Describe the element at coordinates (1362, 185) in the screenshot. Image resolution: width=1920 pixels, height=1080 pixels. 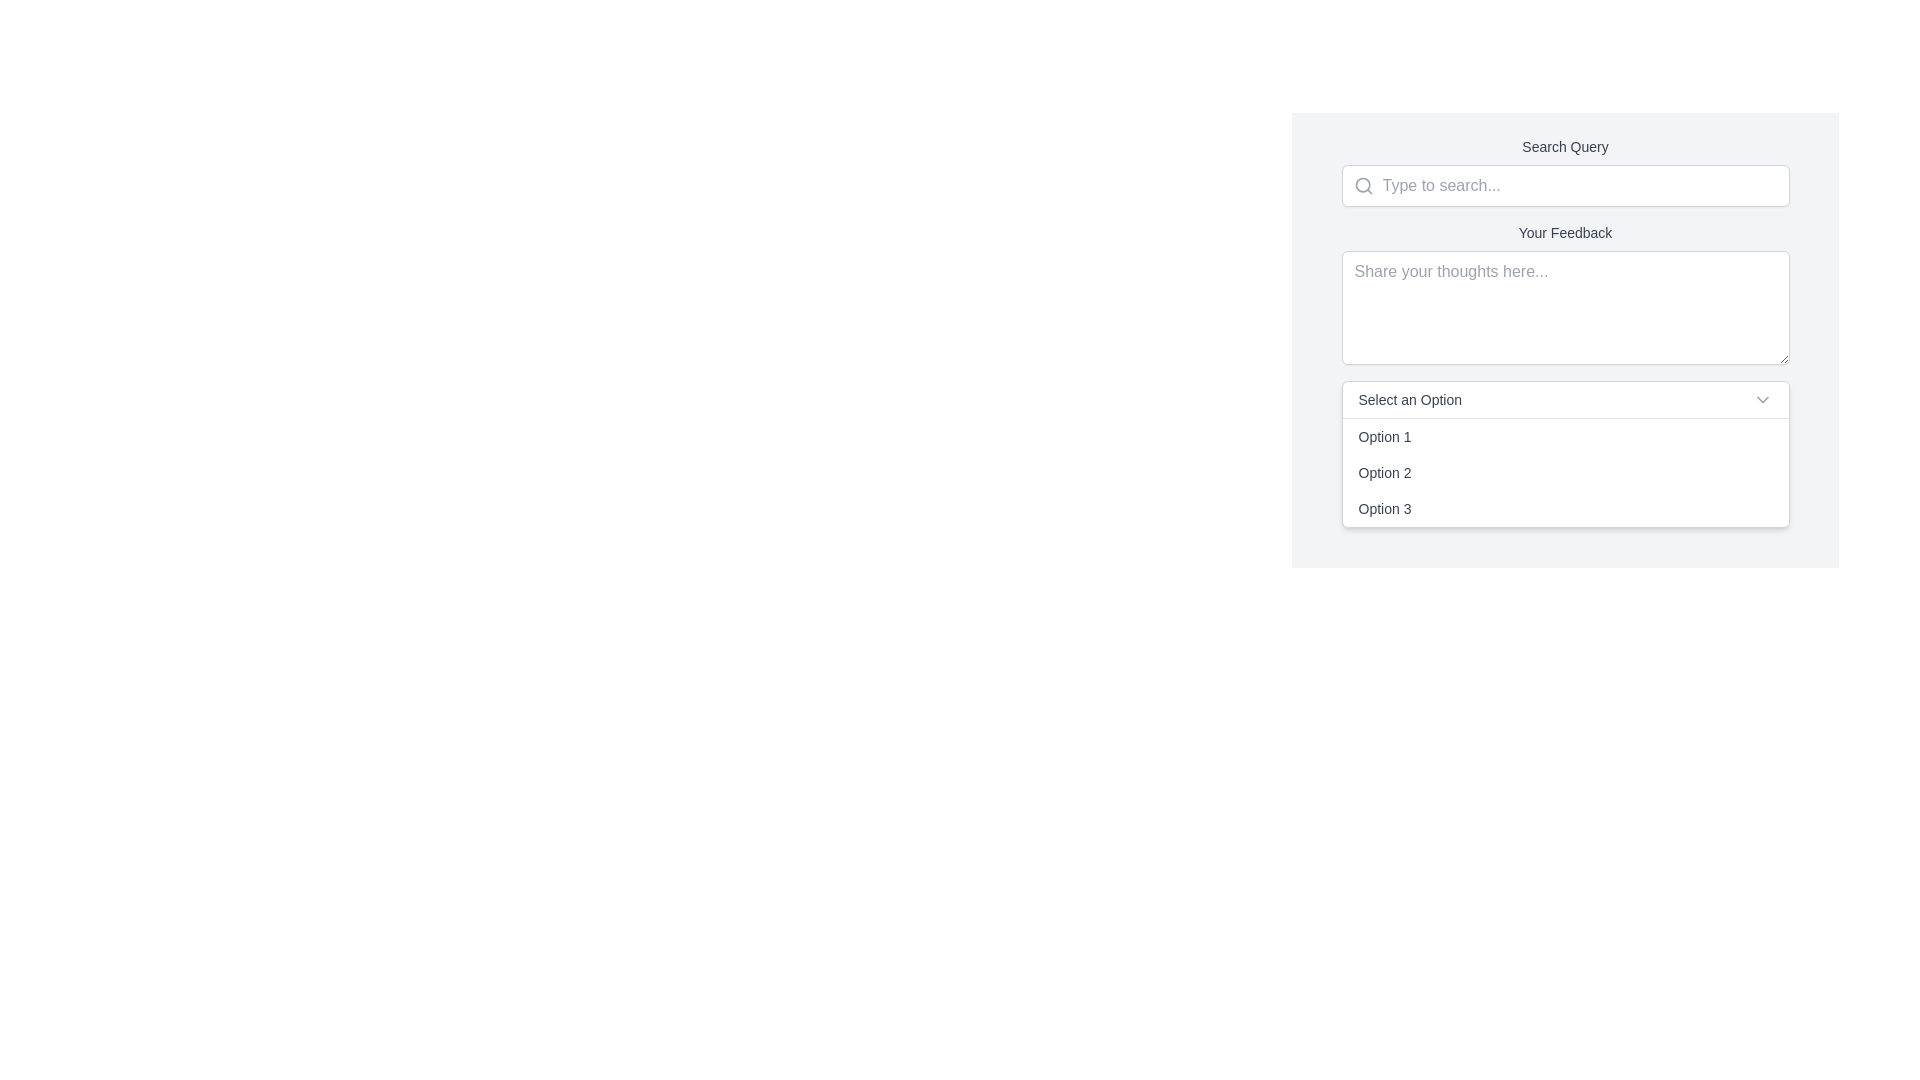
I see `the magnifying glass icon located to the left of the 'Search Query' input field to understand its function` at that location.